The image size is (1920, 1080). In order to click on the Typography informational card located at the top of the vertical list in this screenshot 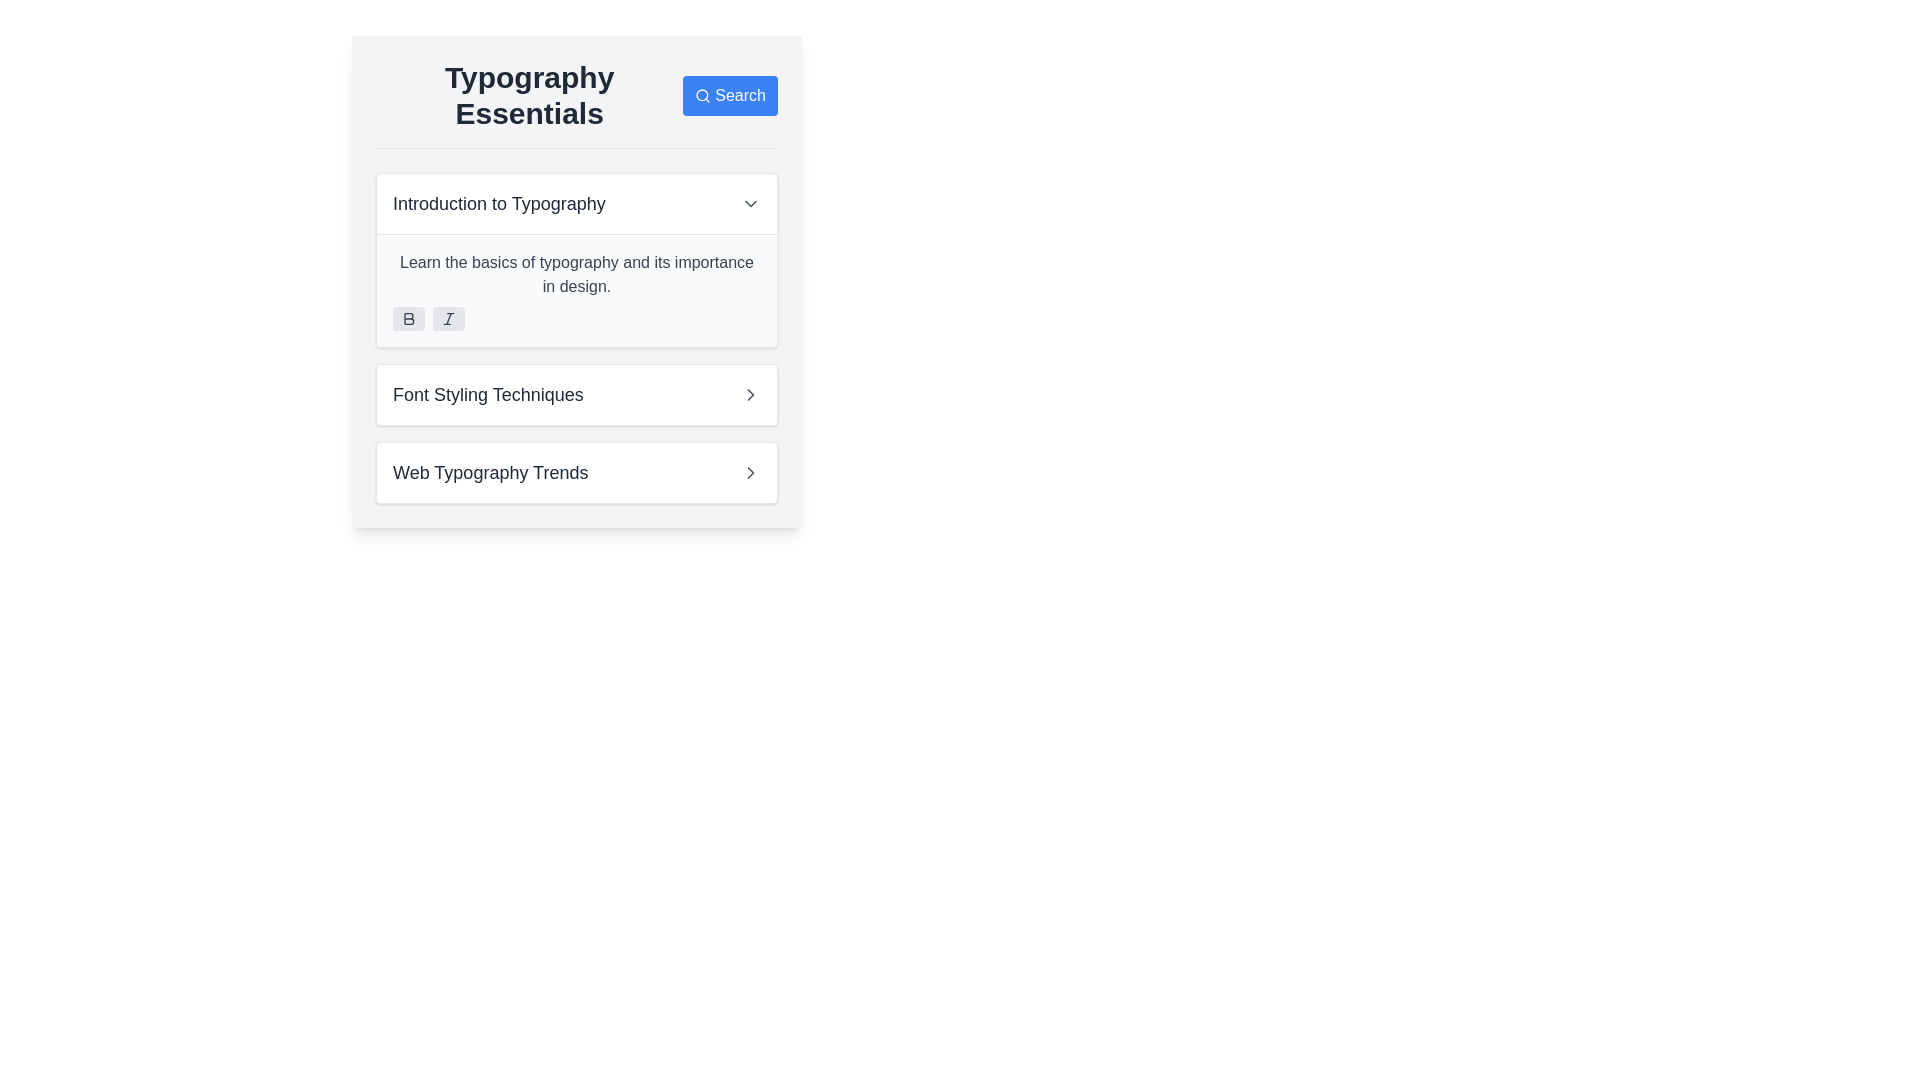, I will do `click(575, 259)`.